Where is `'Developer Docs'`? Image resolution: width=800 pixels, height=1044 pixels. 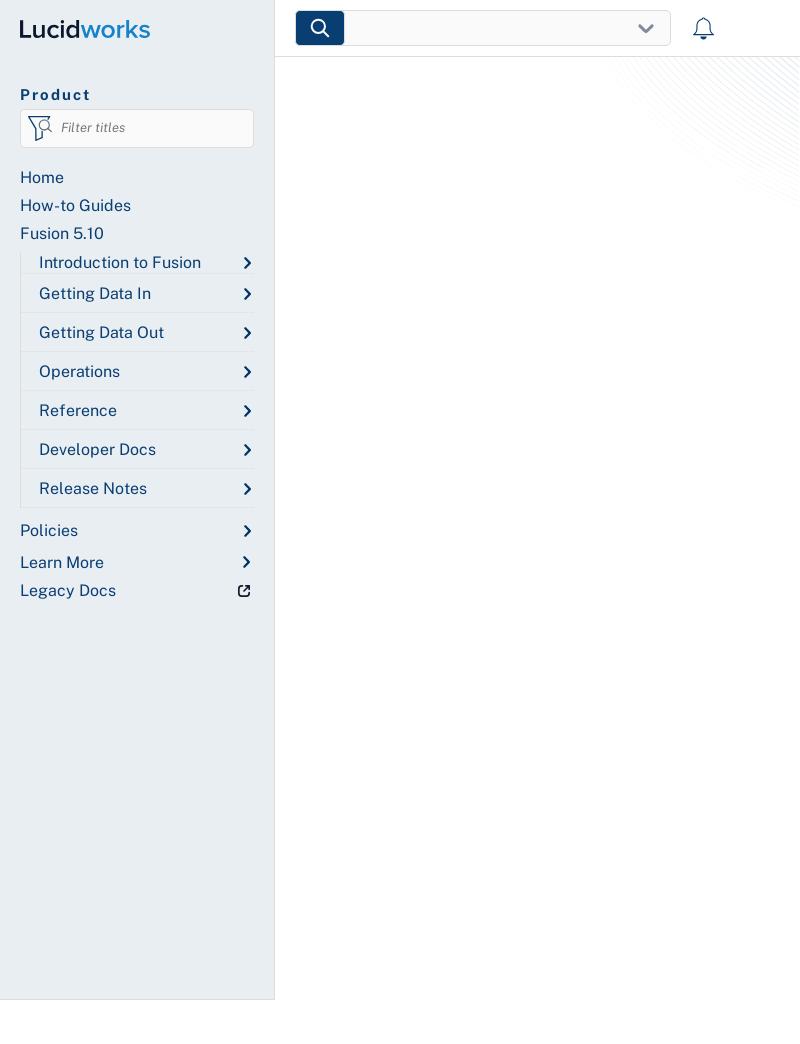 'Developer Docs' is located at coordinates (97, 448).